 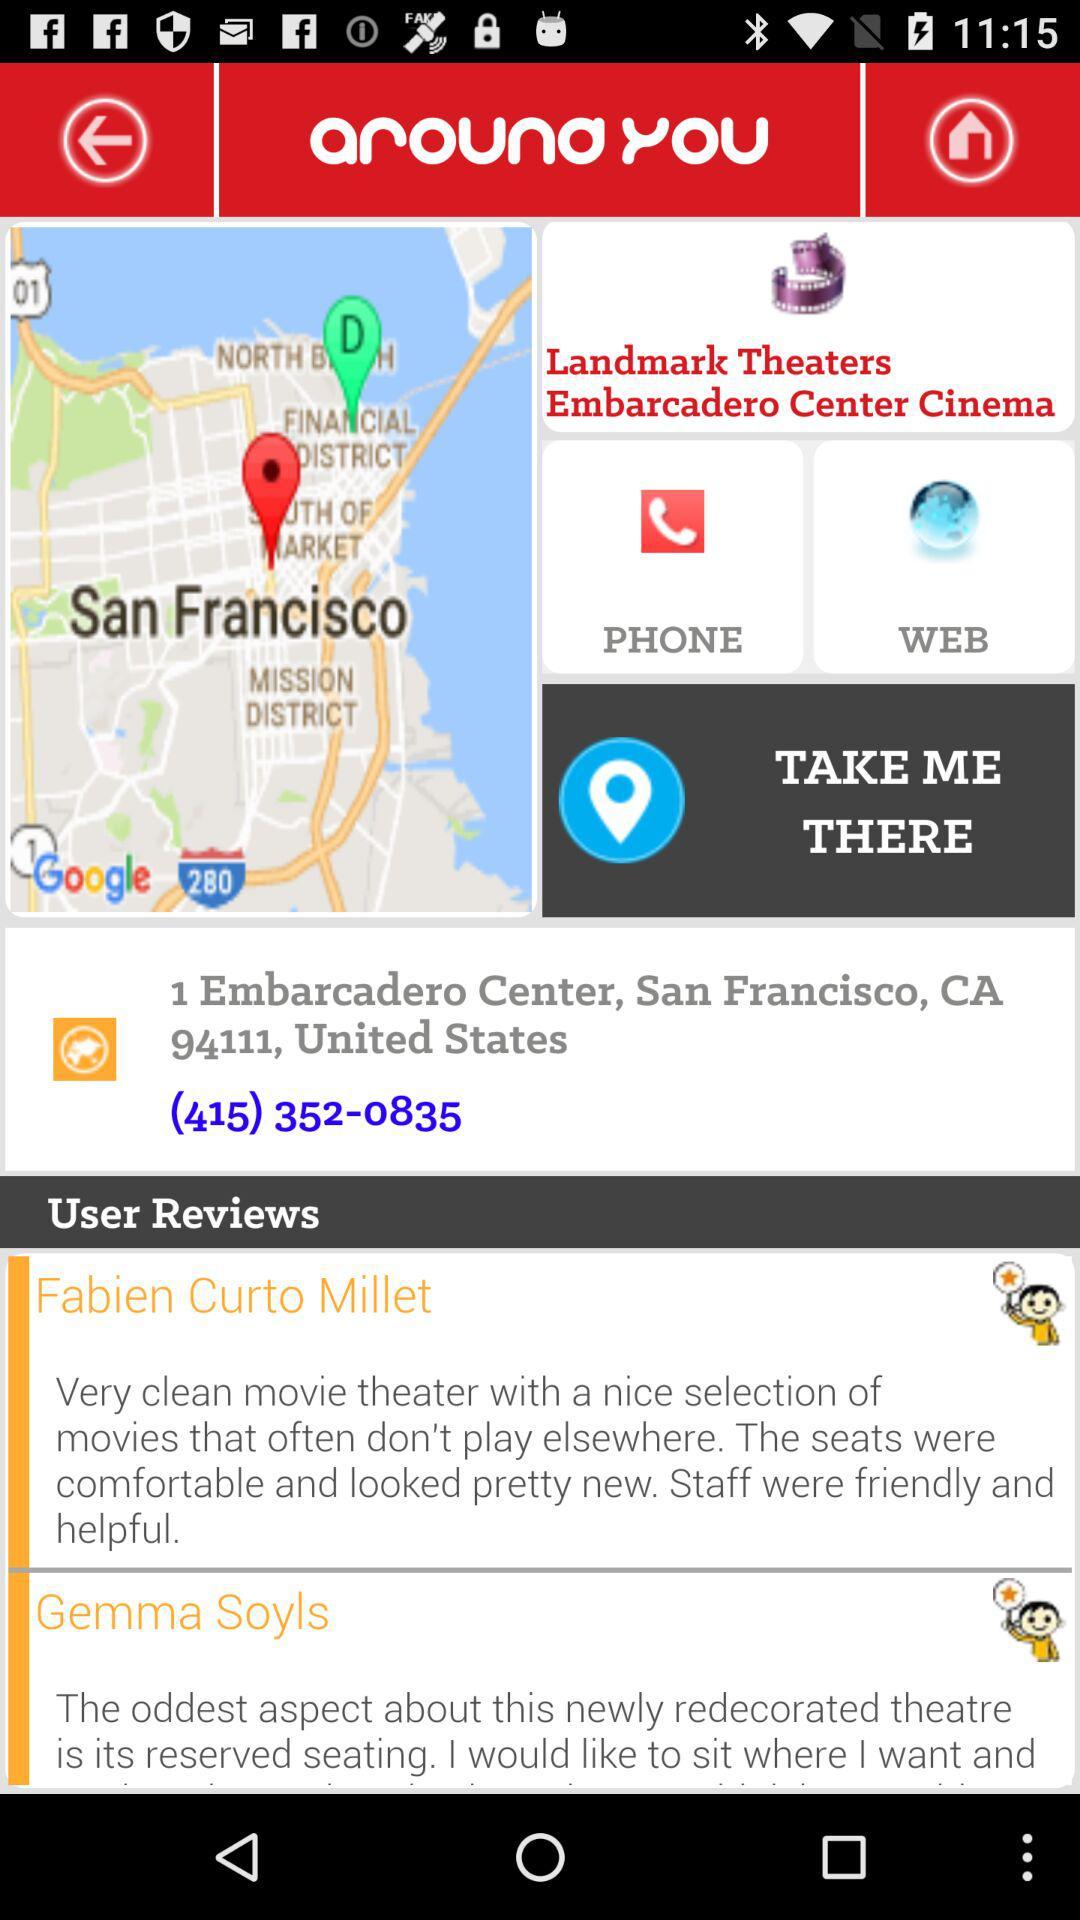 I want to click on app next to gemma soyls, so click(x=18, y=1678).